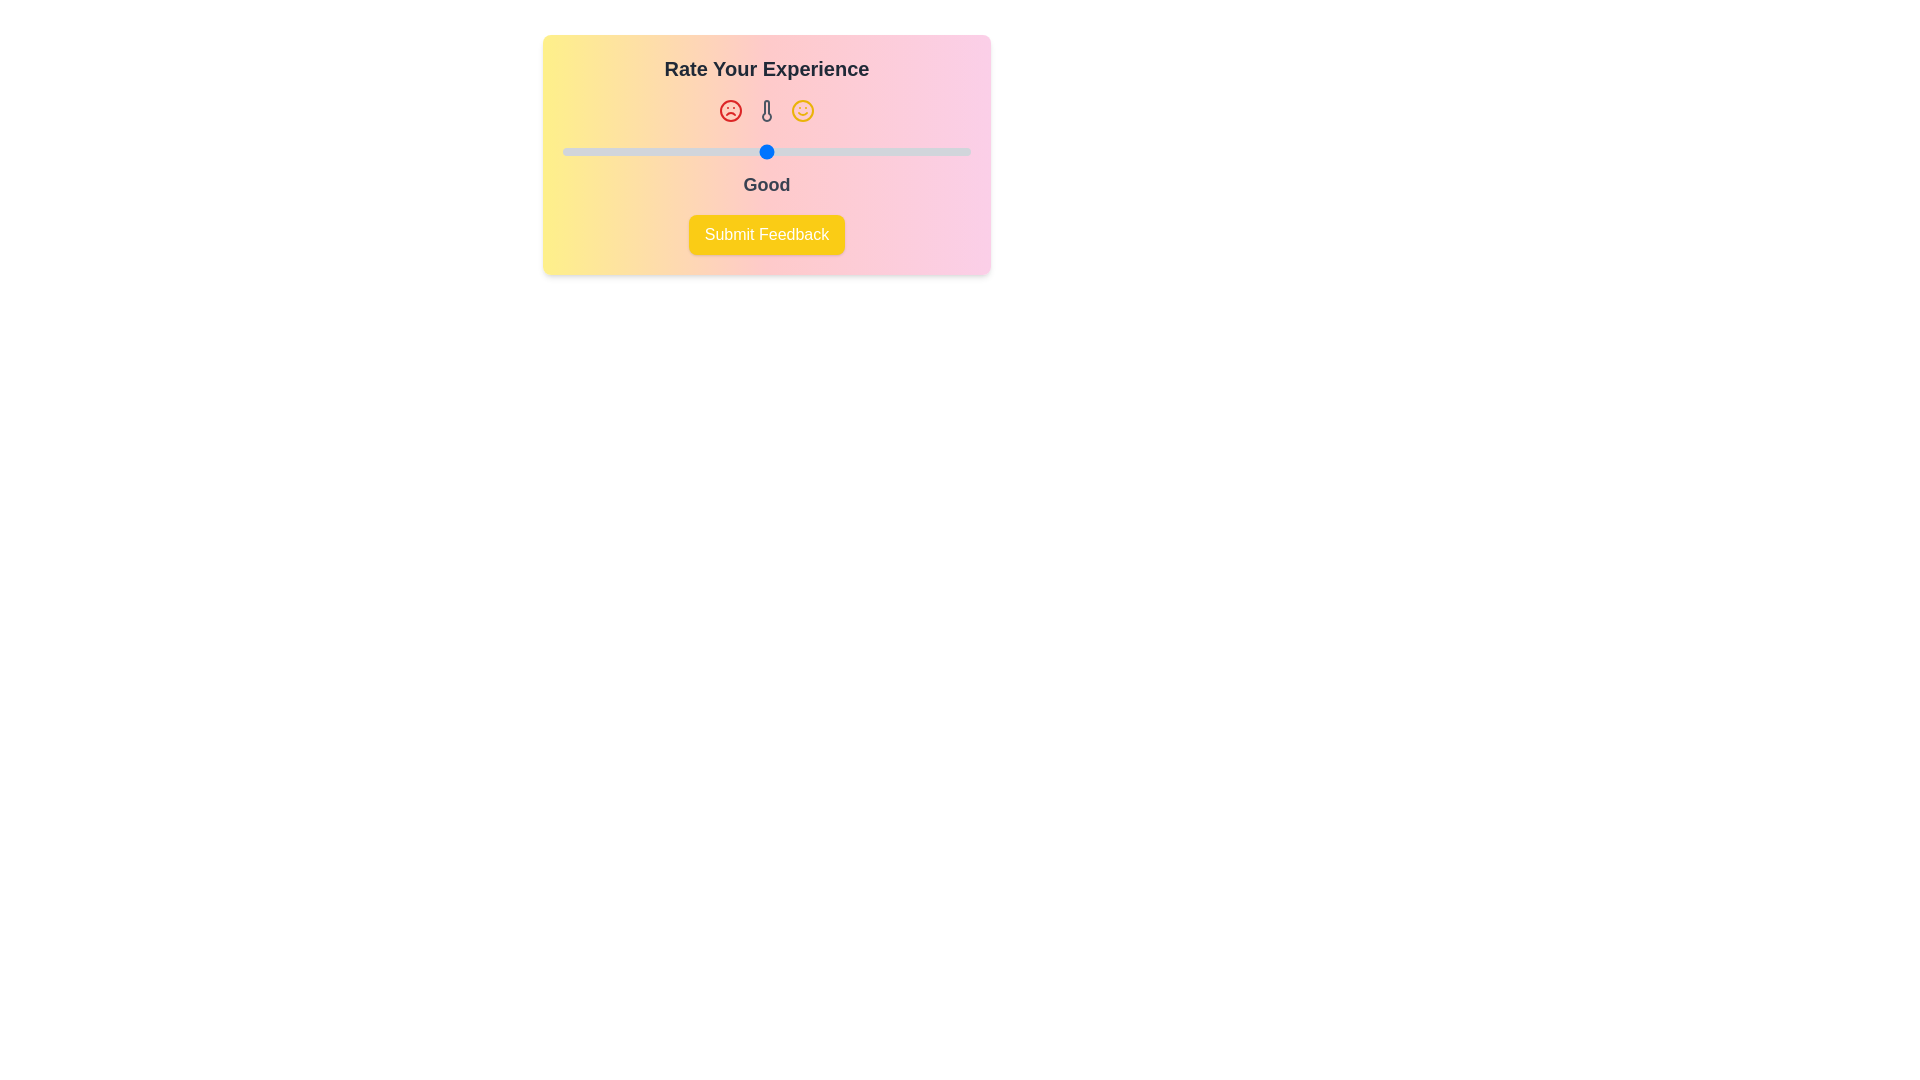 The height and width of the screenshot is (1080, 1920). What do you see at coordinates (729, 111) in the screenshot?
I see `the Frown icon to observe its state` at bounding box center [729, 111].